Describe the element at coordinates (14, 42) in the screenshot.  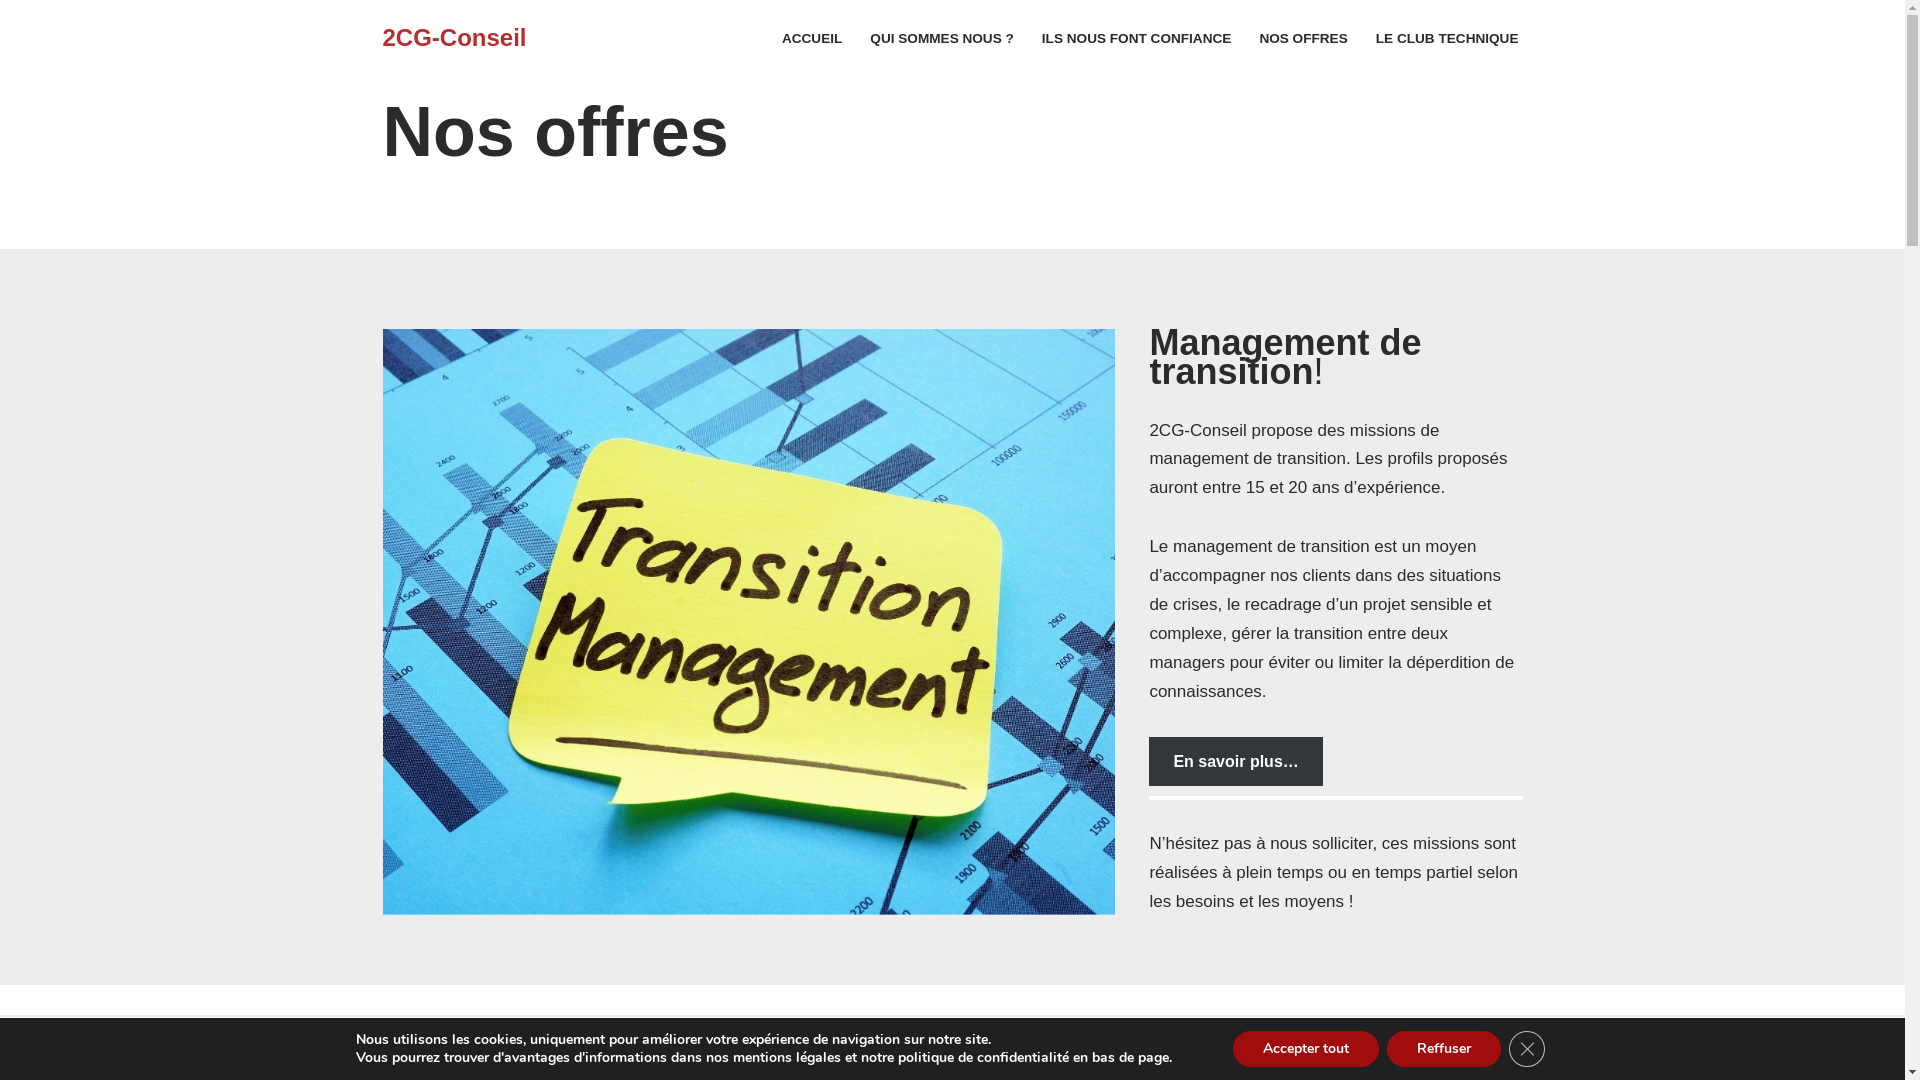
I see `'Skip to content'` at that location.